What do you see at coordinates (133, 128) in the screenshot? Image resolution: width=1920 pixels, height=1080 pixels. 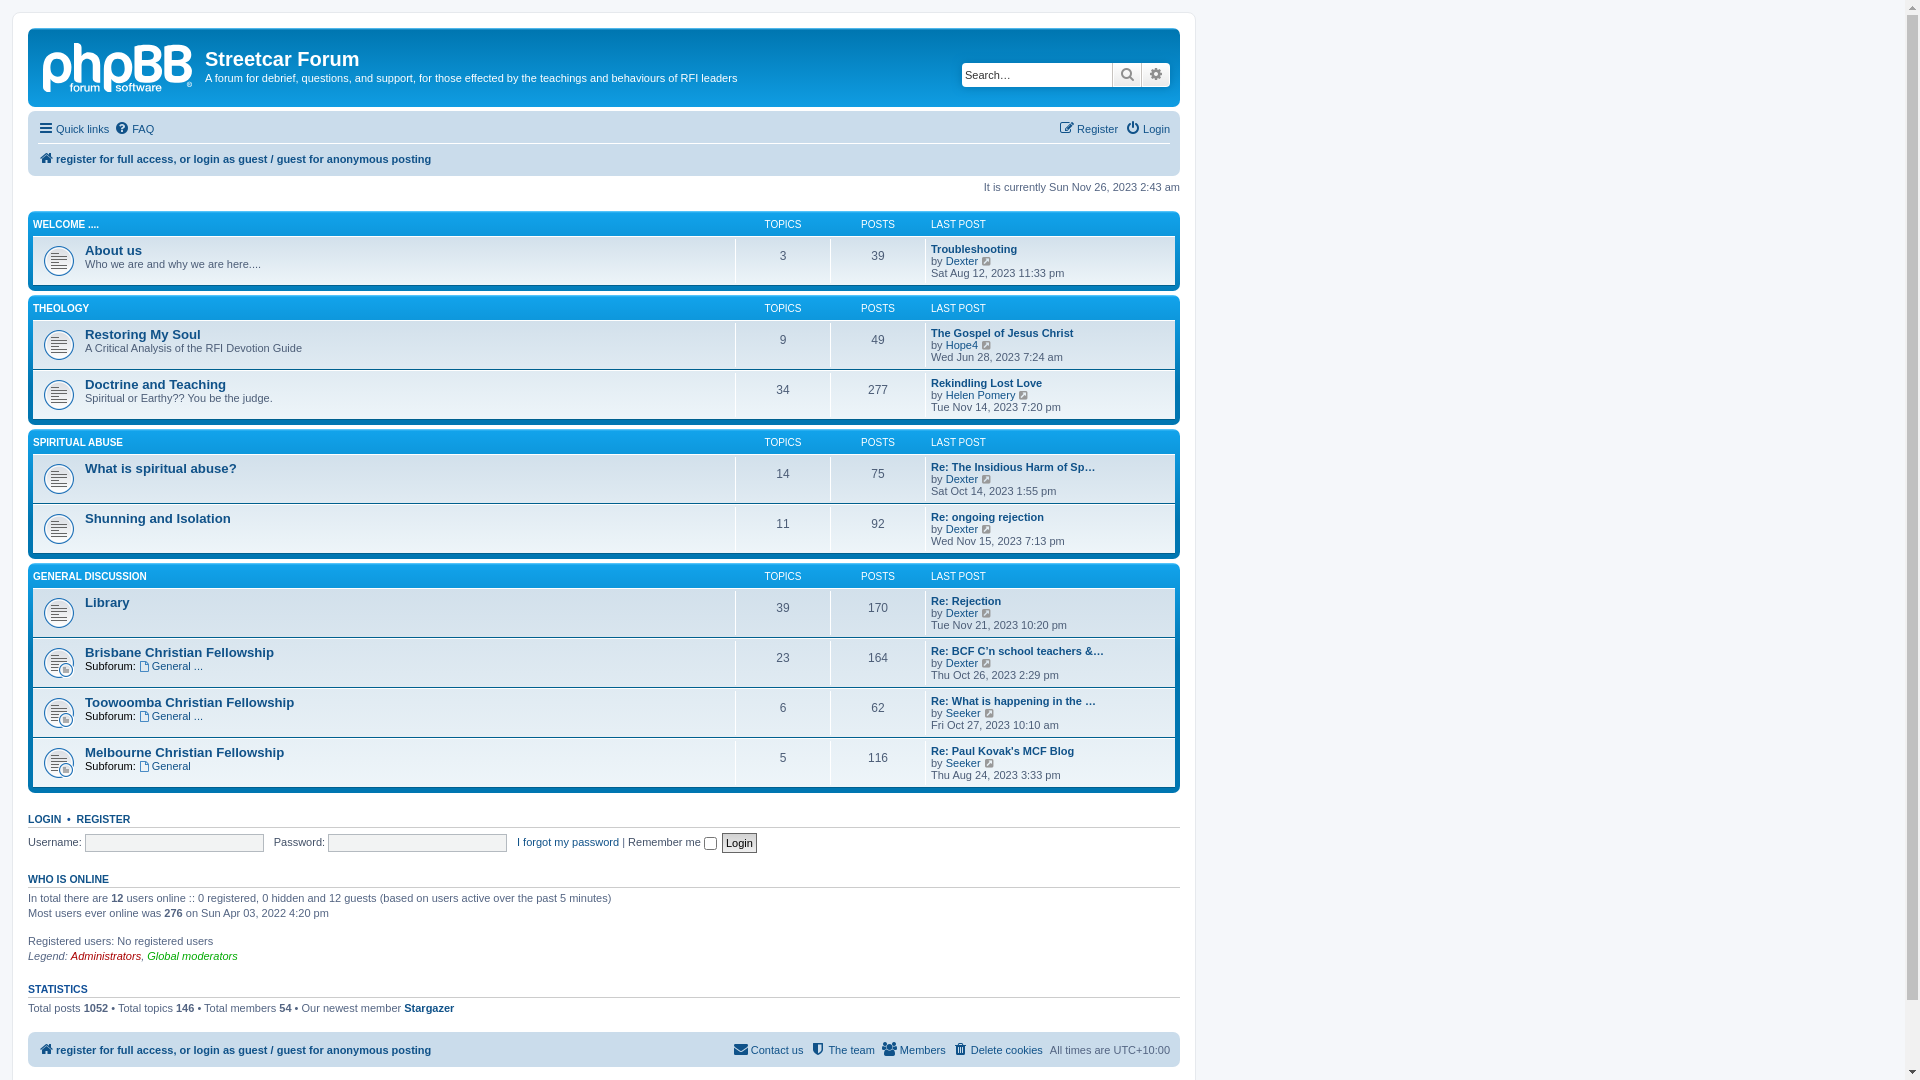 I see `'FAQ'` at bounding box center [133, 128].